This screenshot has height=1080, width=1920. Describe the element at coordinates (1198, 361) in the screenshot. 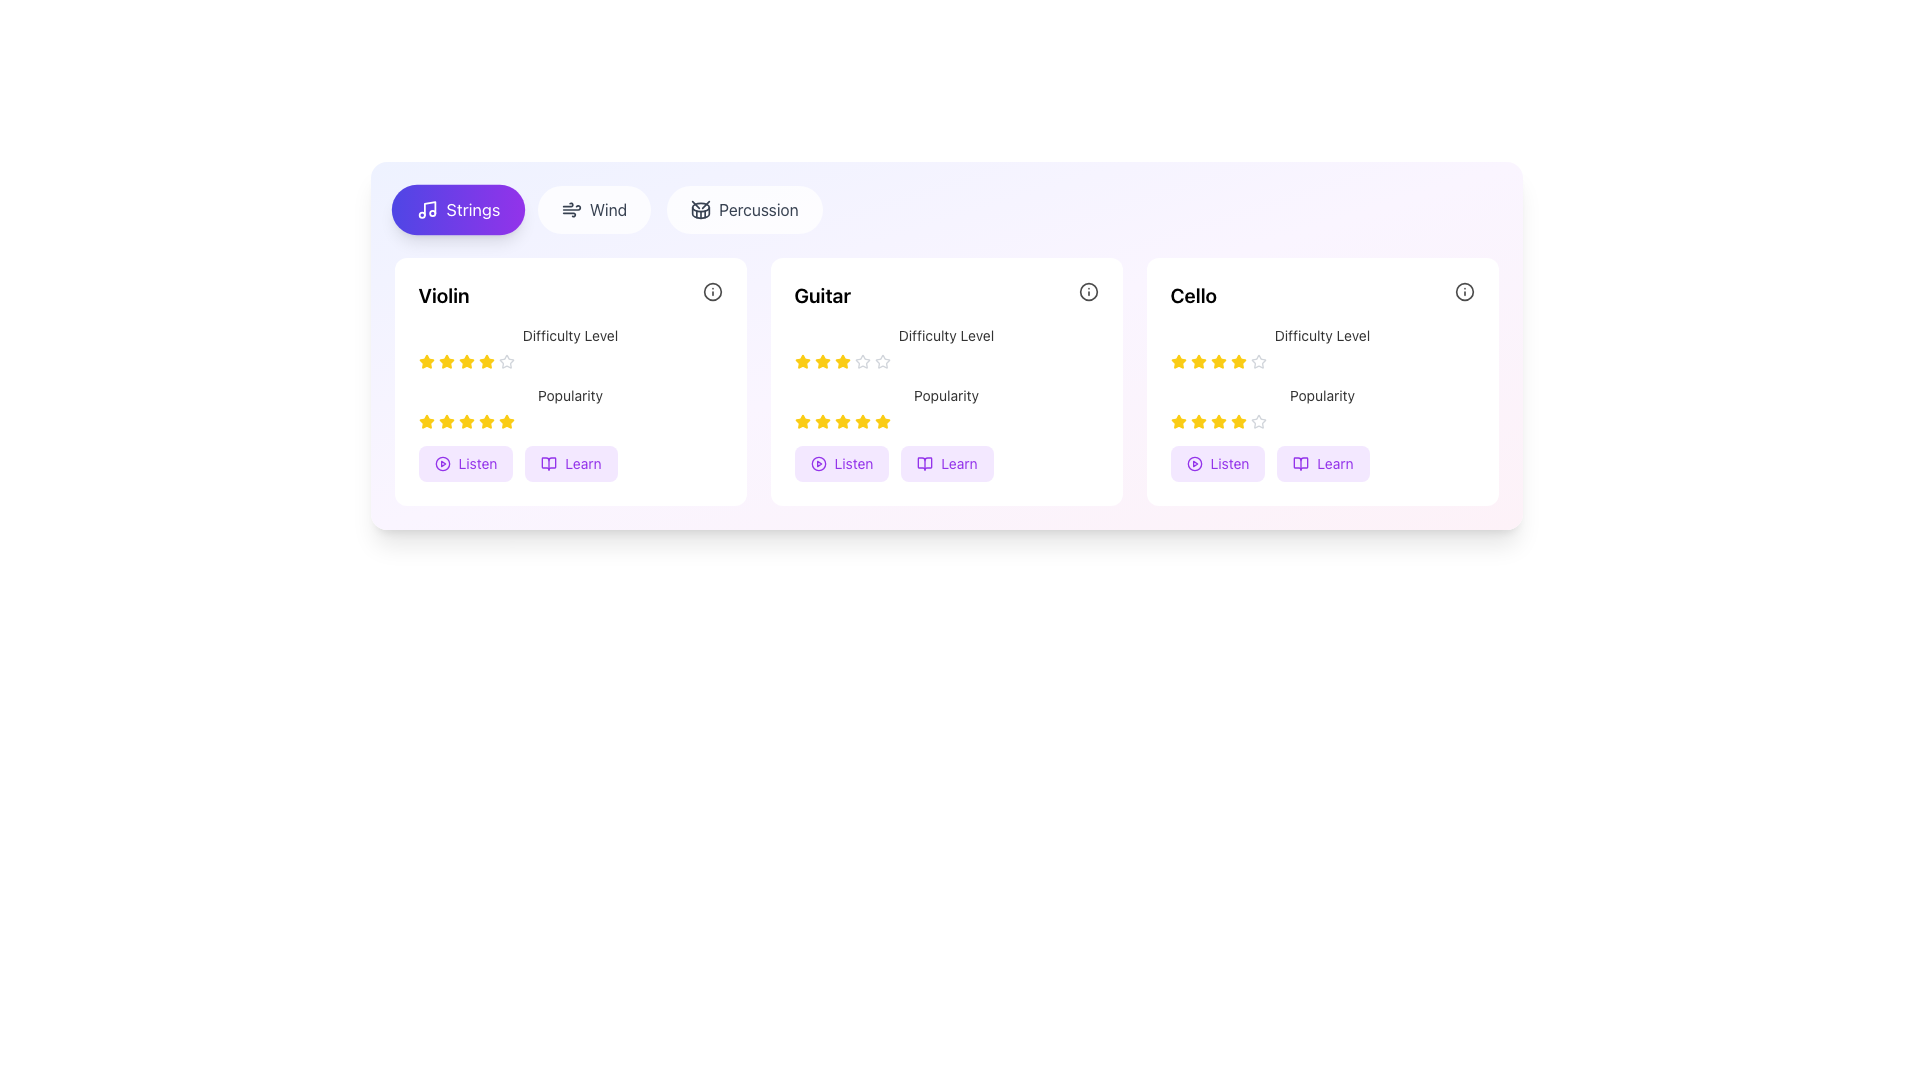

I see `the selected star-shaped icon filled with a yellow stroke and fill, located in the third card labeled 'Cello', representing the second star in the 'Difficulty Level' rating system` at that location.